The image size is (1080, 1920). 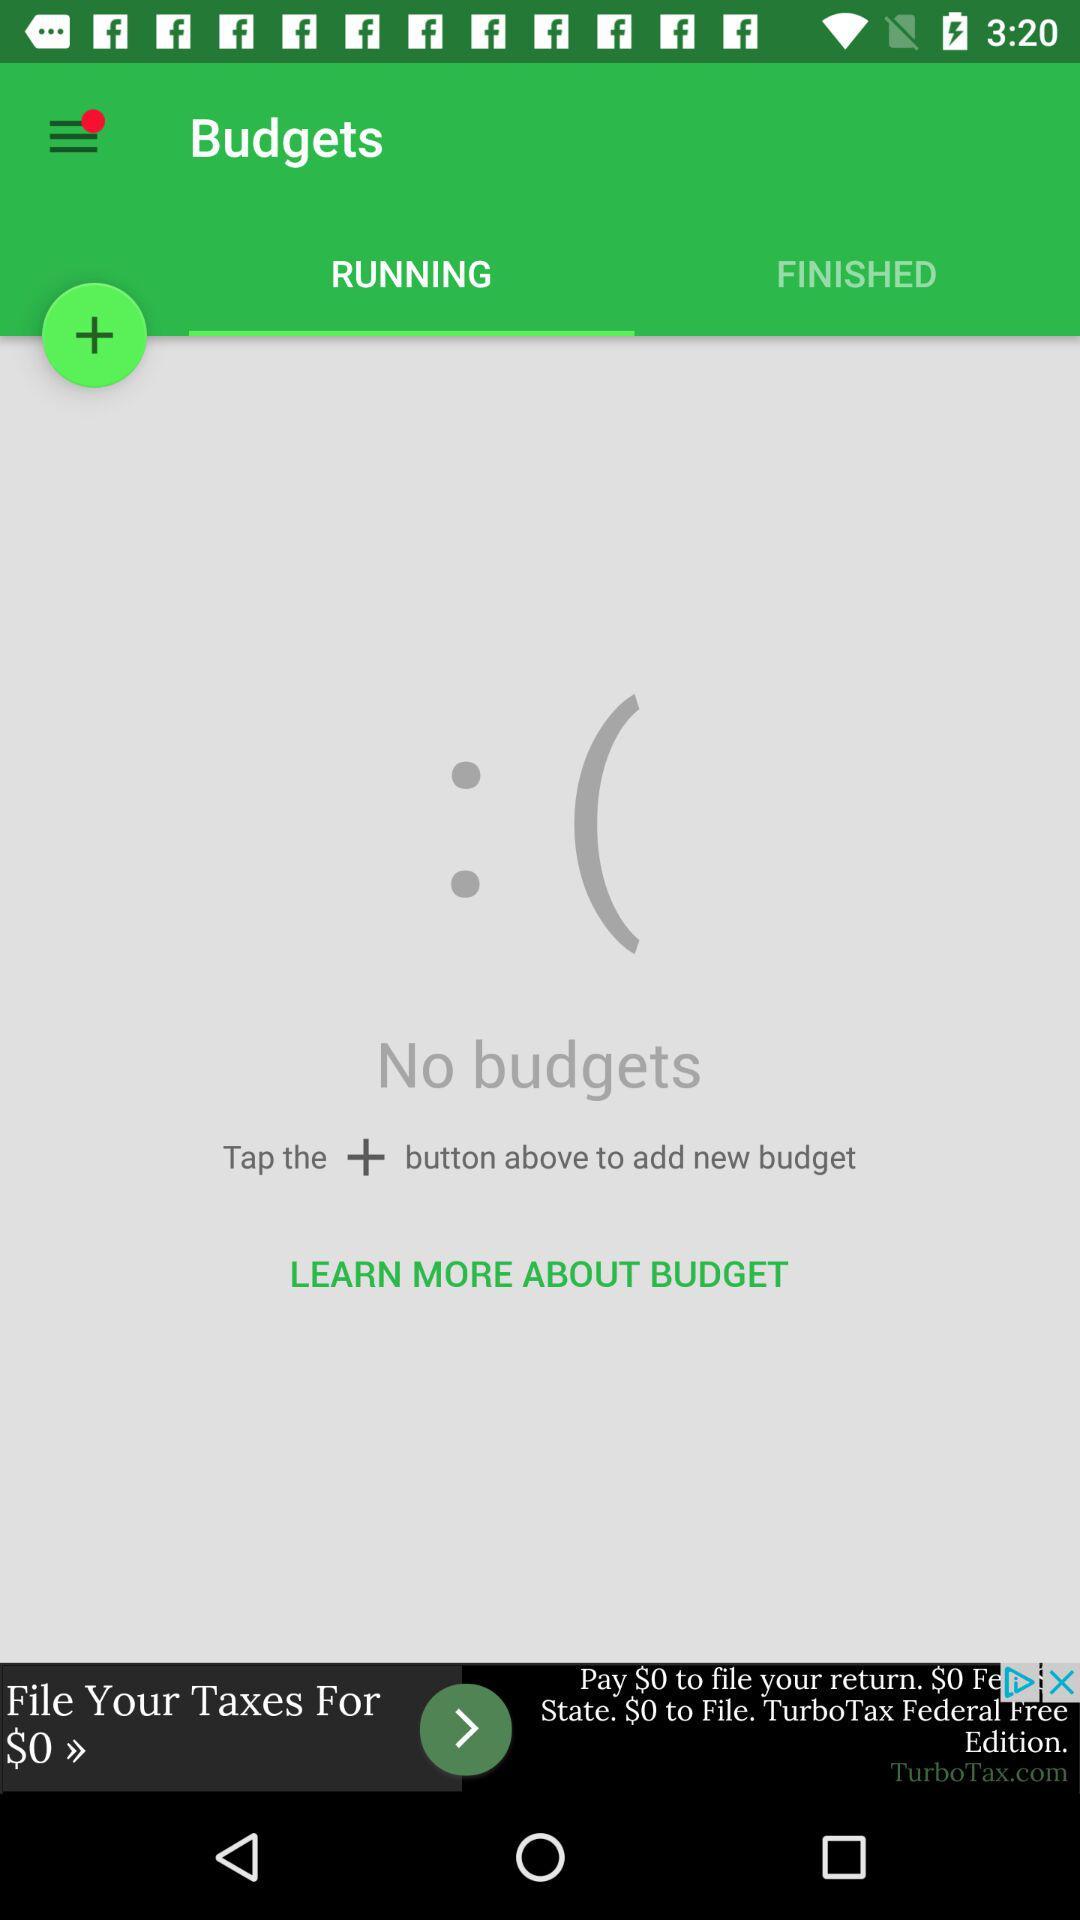 I want to click on open app, so click(x=540, y=1727).